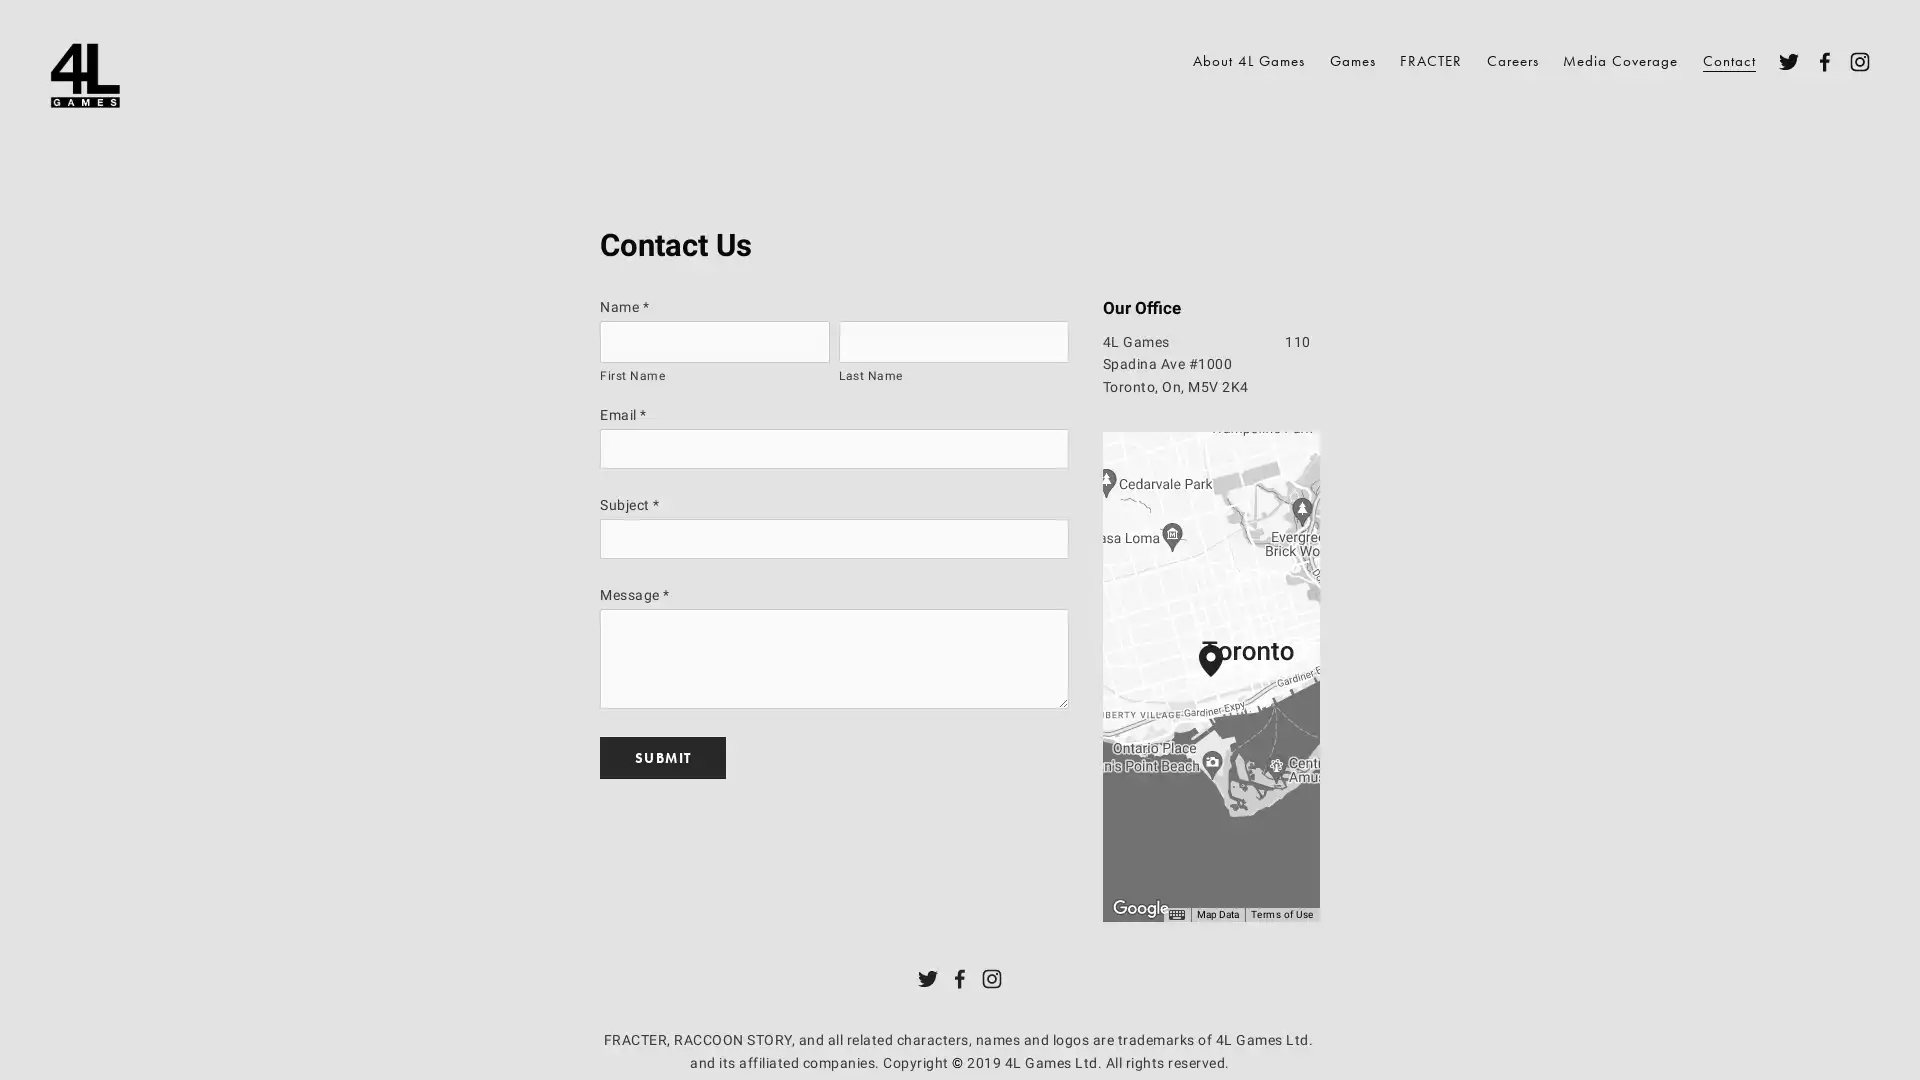  Describe the element at coordinates (1222, 676) in the screenshot. I see `110 Spadina Avenue Toronto, ON, M5V 2K4, Canada` at that location.